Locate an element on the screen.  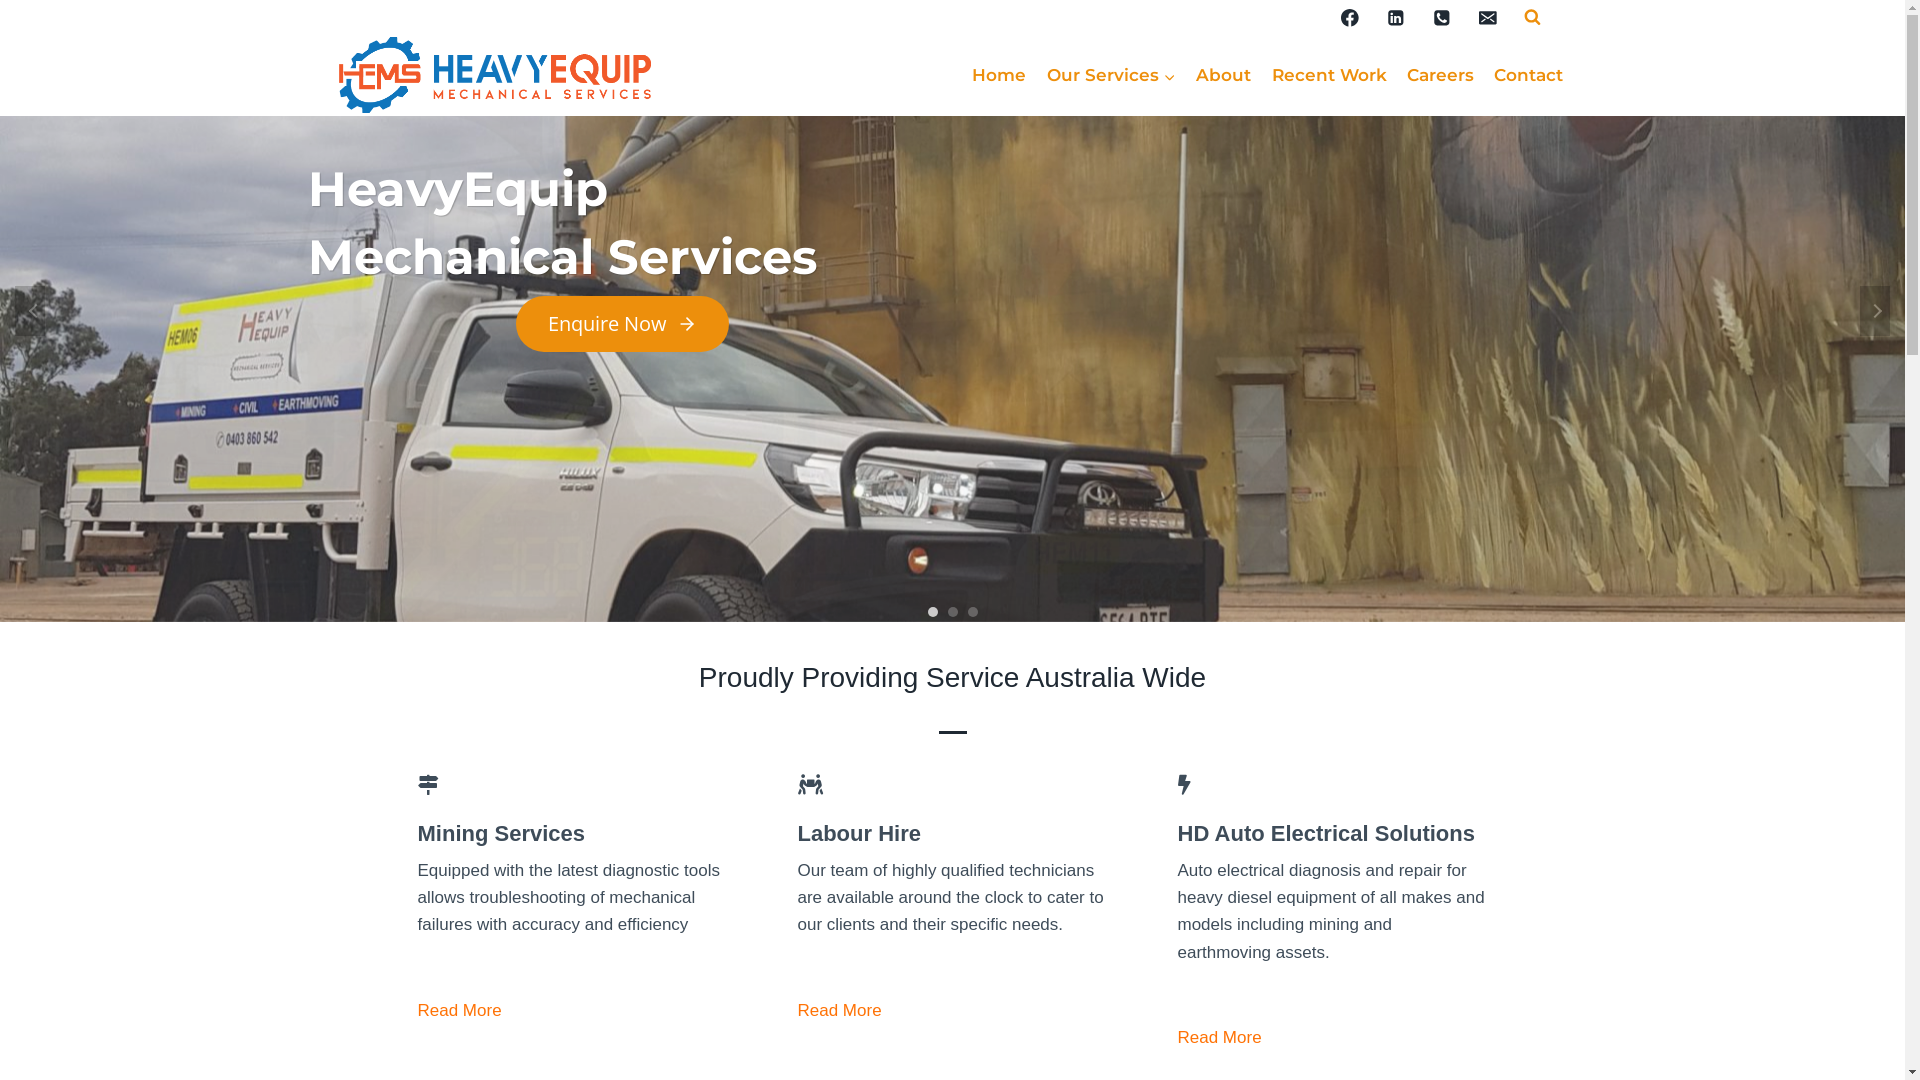
'Next' is located at coordinates (1874, 311).